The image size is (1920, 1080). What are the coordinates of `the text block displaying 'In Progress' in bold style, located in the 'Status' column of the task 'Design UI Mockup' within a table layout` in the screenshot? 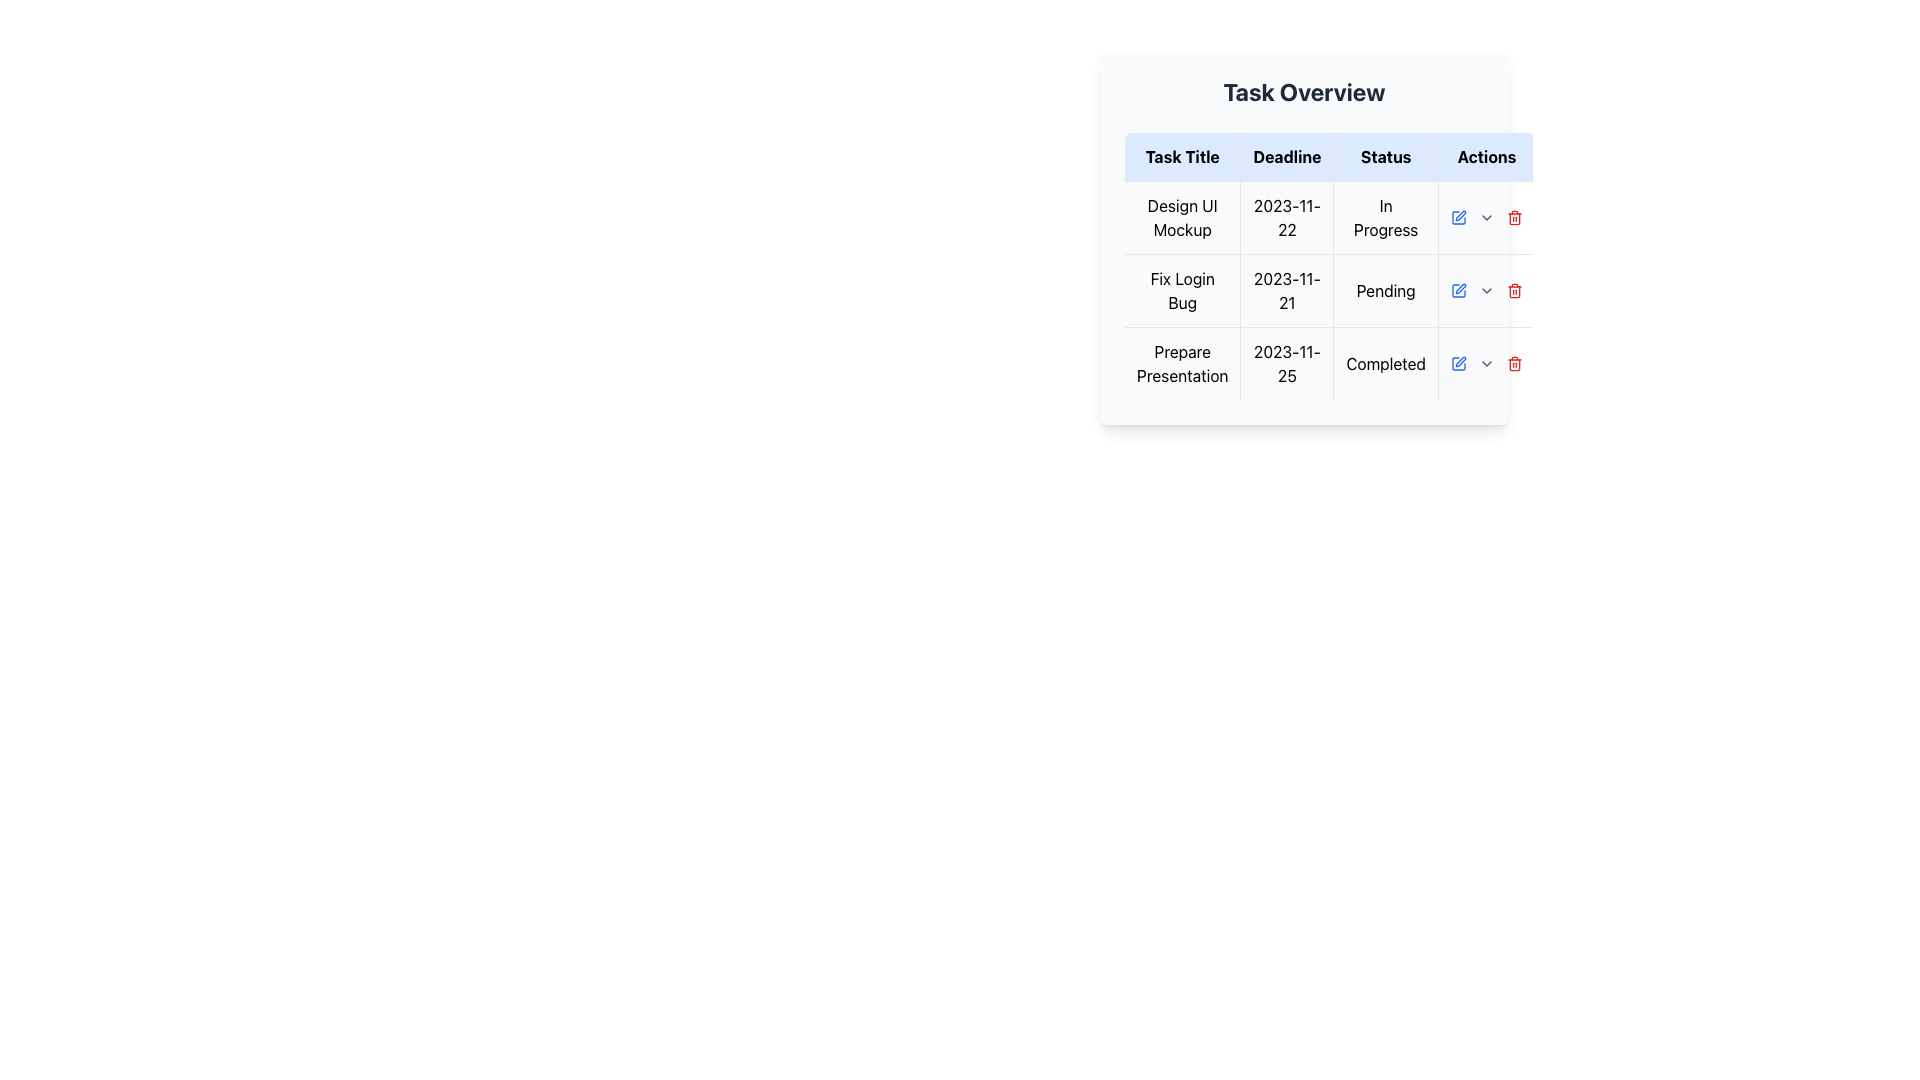 It's located at (1385, 218).